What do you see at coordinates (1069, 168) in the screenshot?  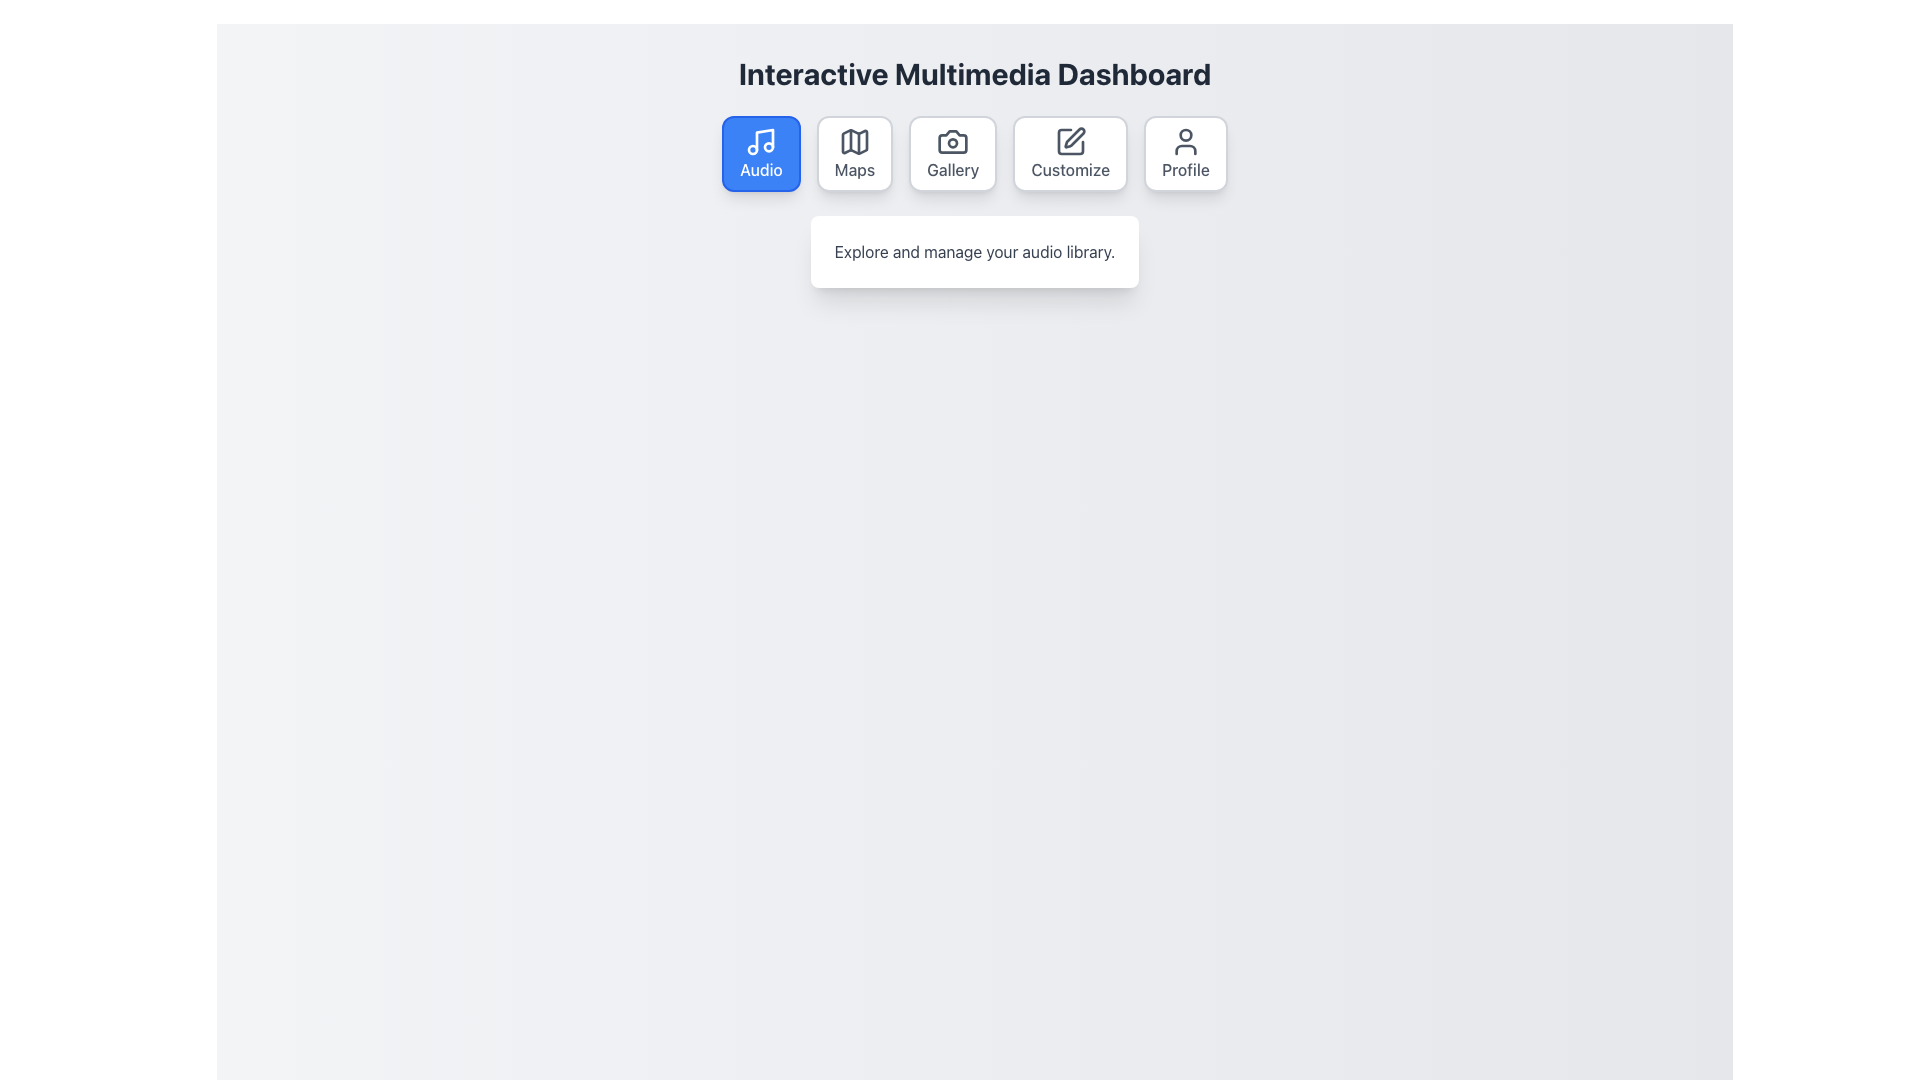 I see `the 'Customize' text label, which is the fourth item in a horizontal layout of interactive elements between 'Gallery' and 'Profile'` at bounding box center [1069, 168].